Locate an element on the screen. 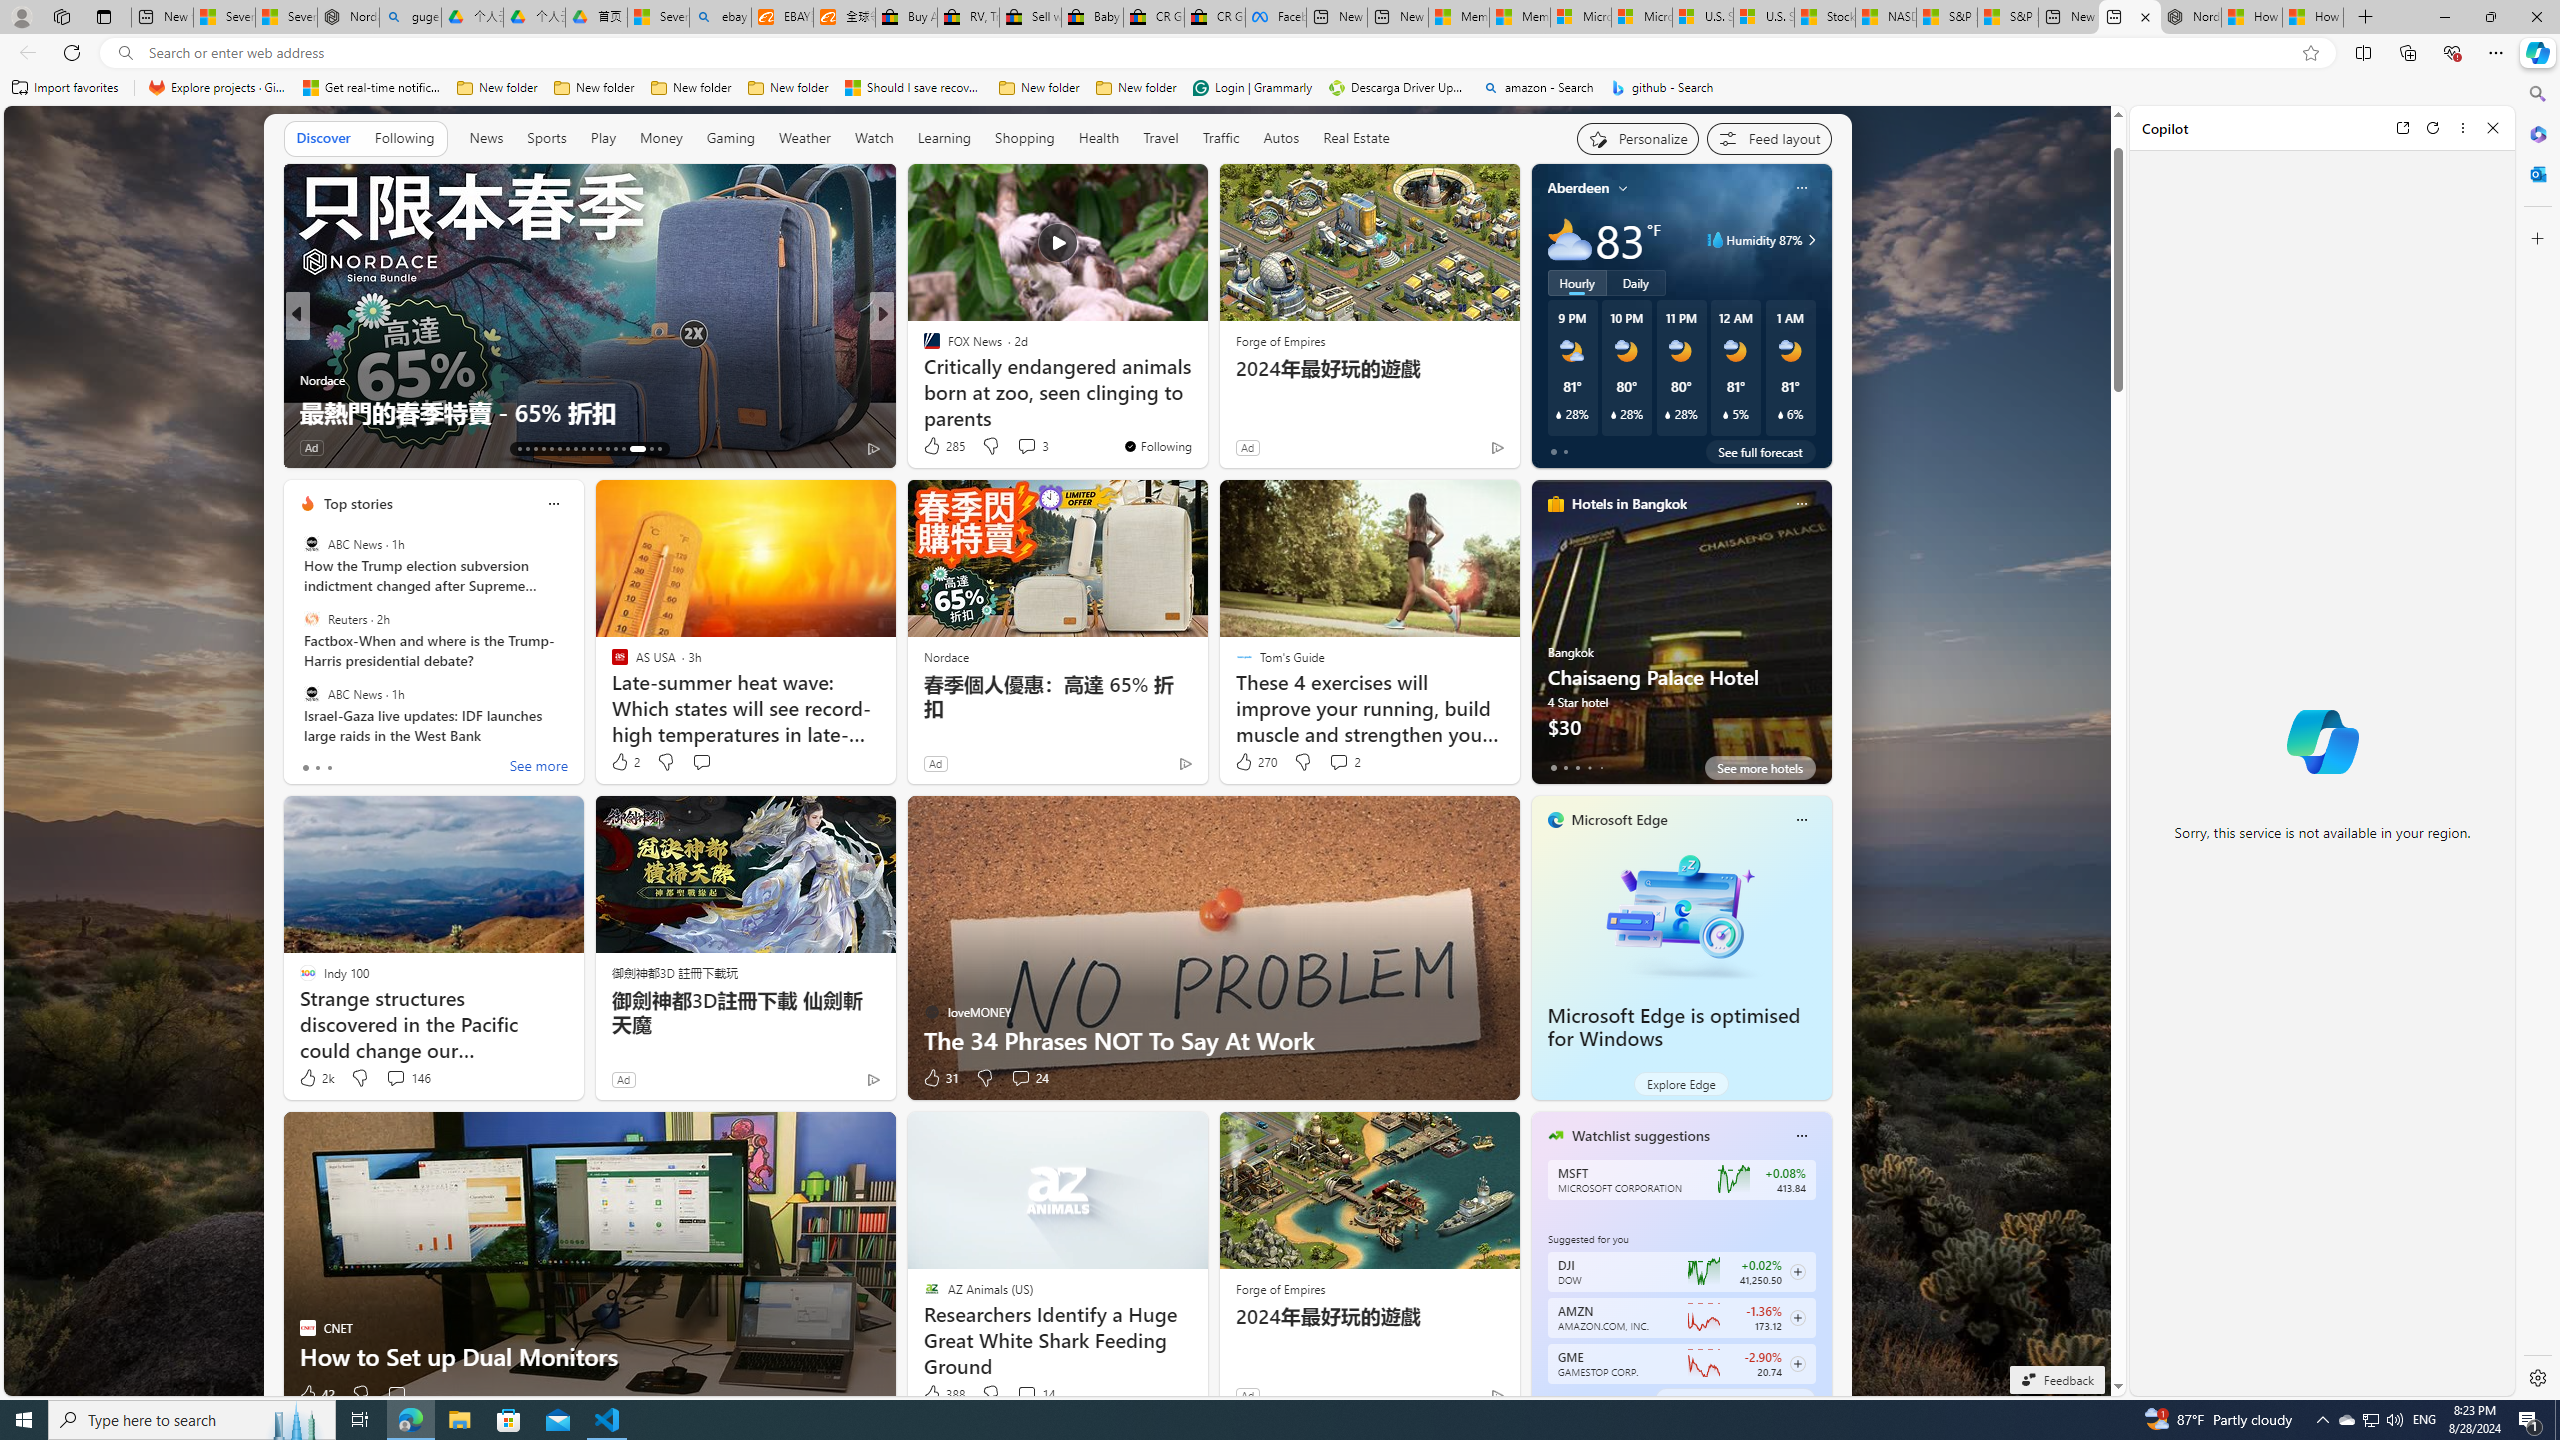 The width and height of the screenshot is (2560, 1440). 'View comments 2 Comment' is located at coordinates (1345, 761).